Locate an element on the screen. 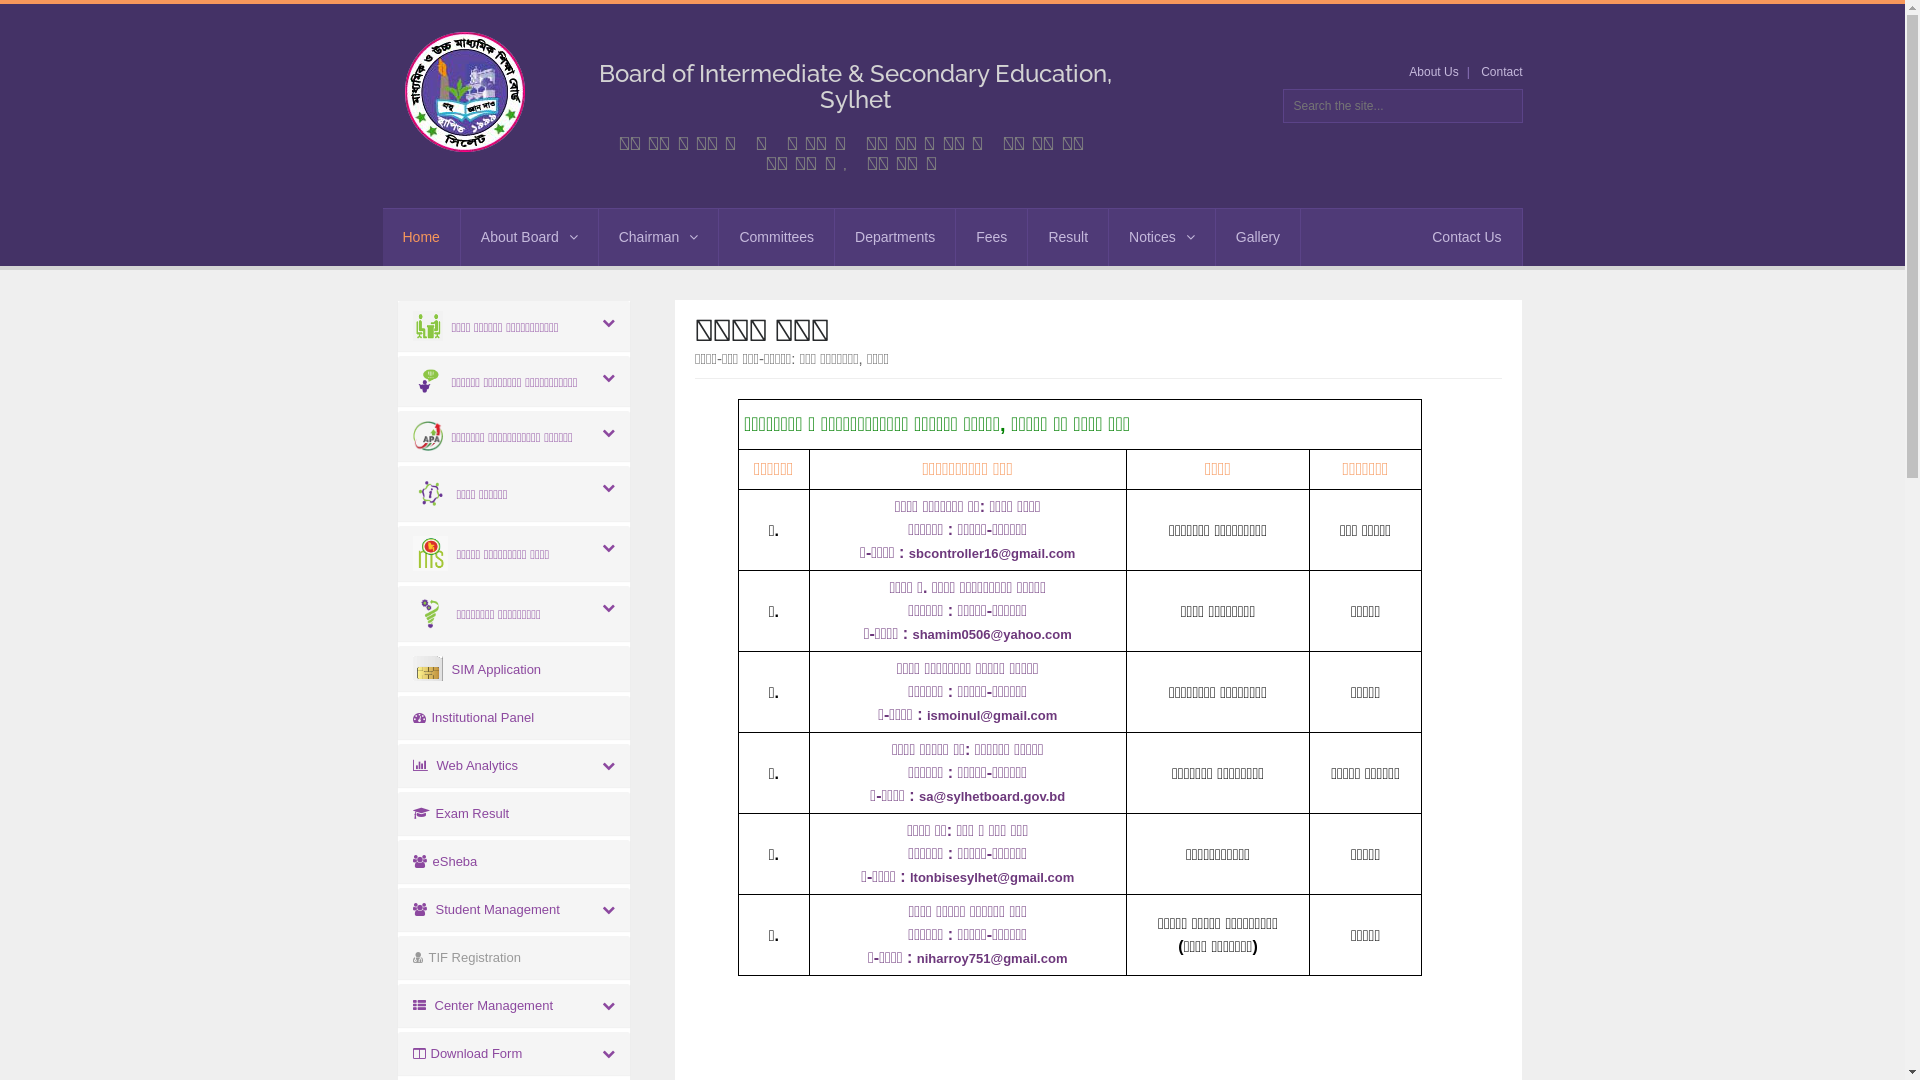  '  Institutional Panel' is located at coordinates (472, 716).